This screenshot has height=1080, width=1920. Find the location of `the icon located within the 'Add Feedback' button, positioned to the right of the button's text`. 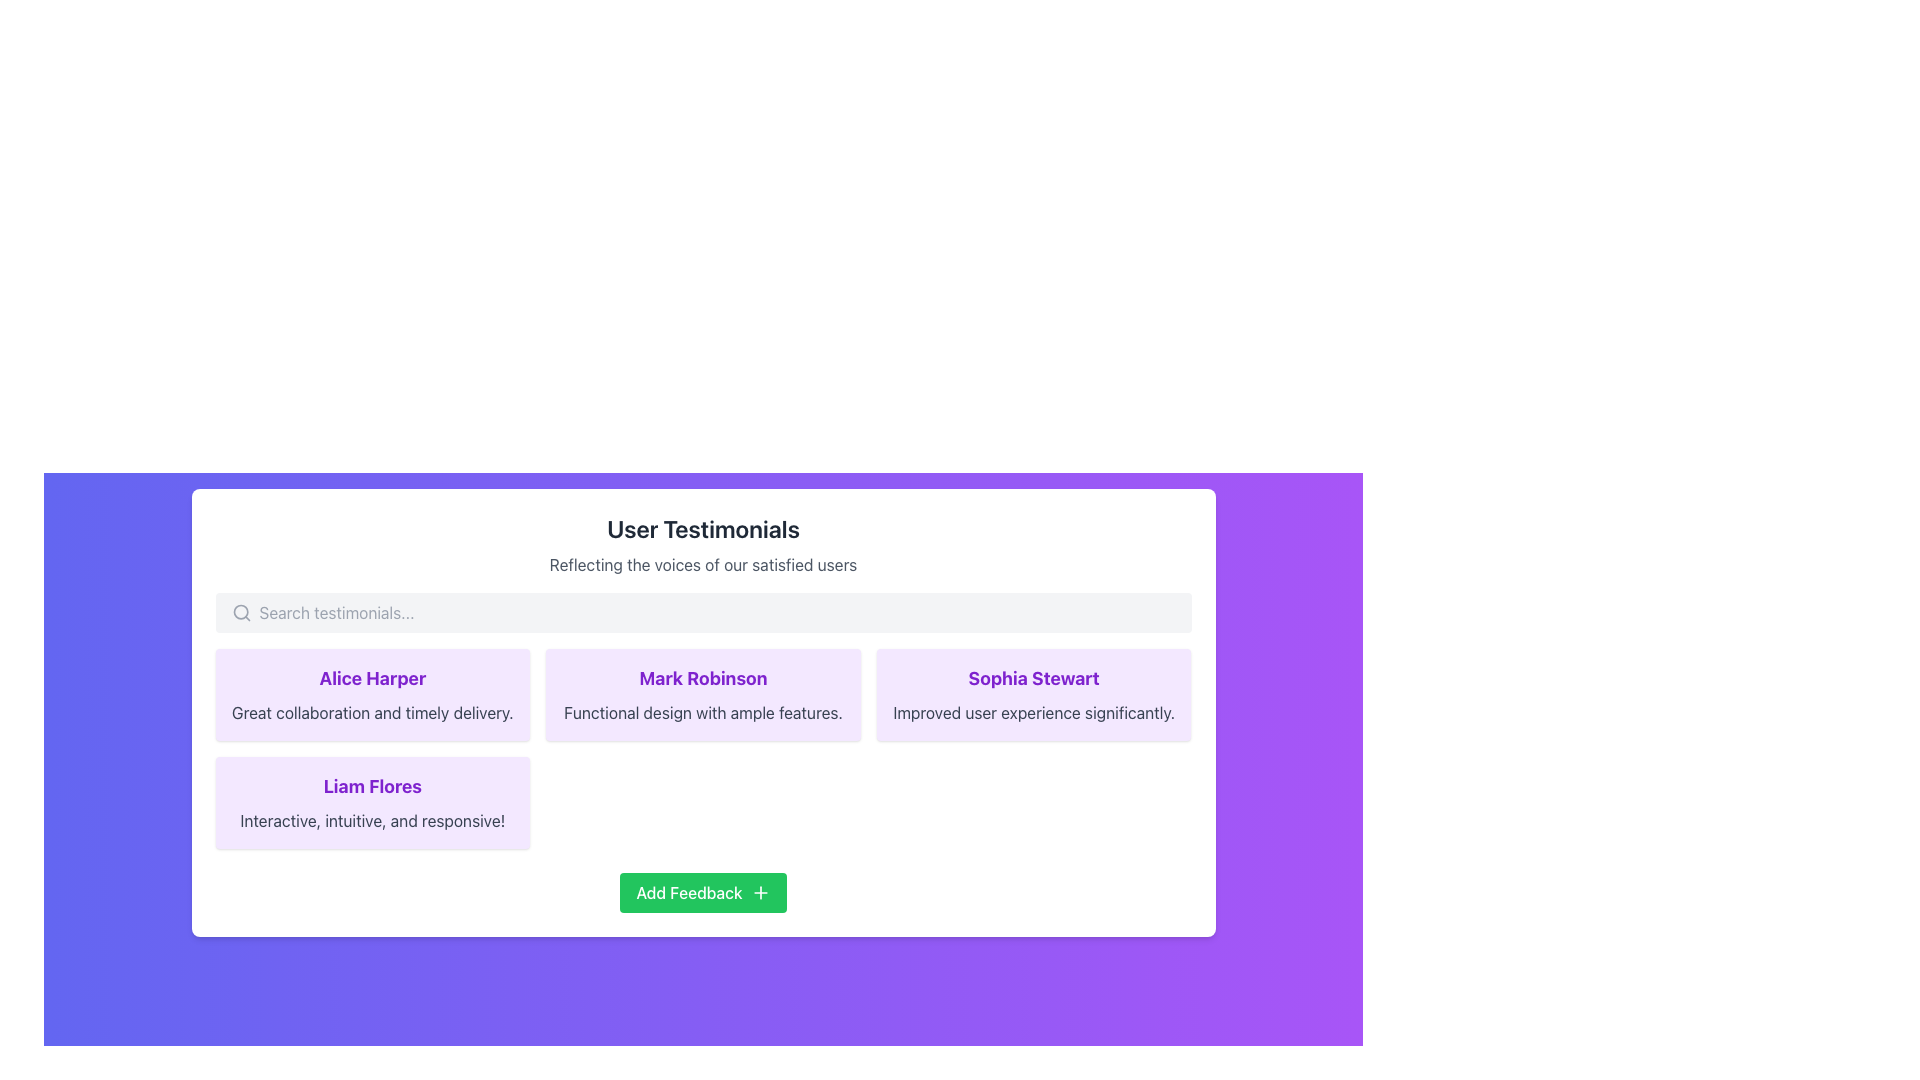

the icon located within the 'Add Feedback' button, positioned to the right of the button's text is located at coordinates (759, 892).